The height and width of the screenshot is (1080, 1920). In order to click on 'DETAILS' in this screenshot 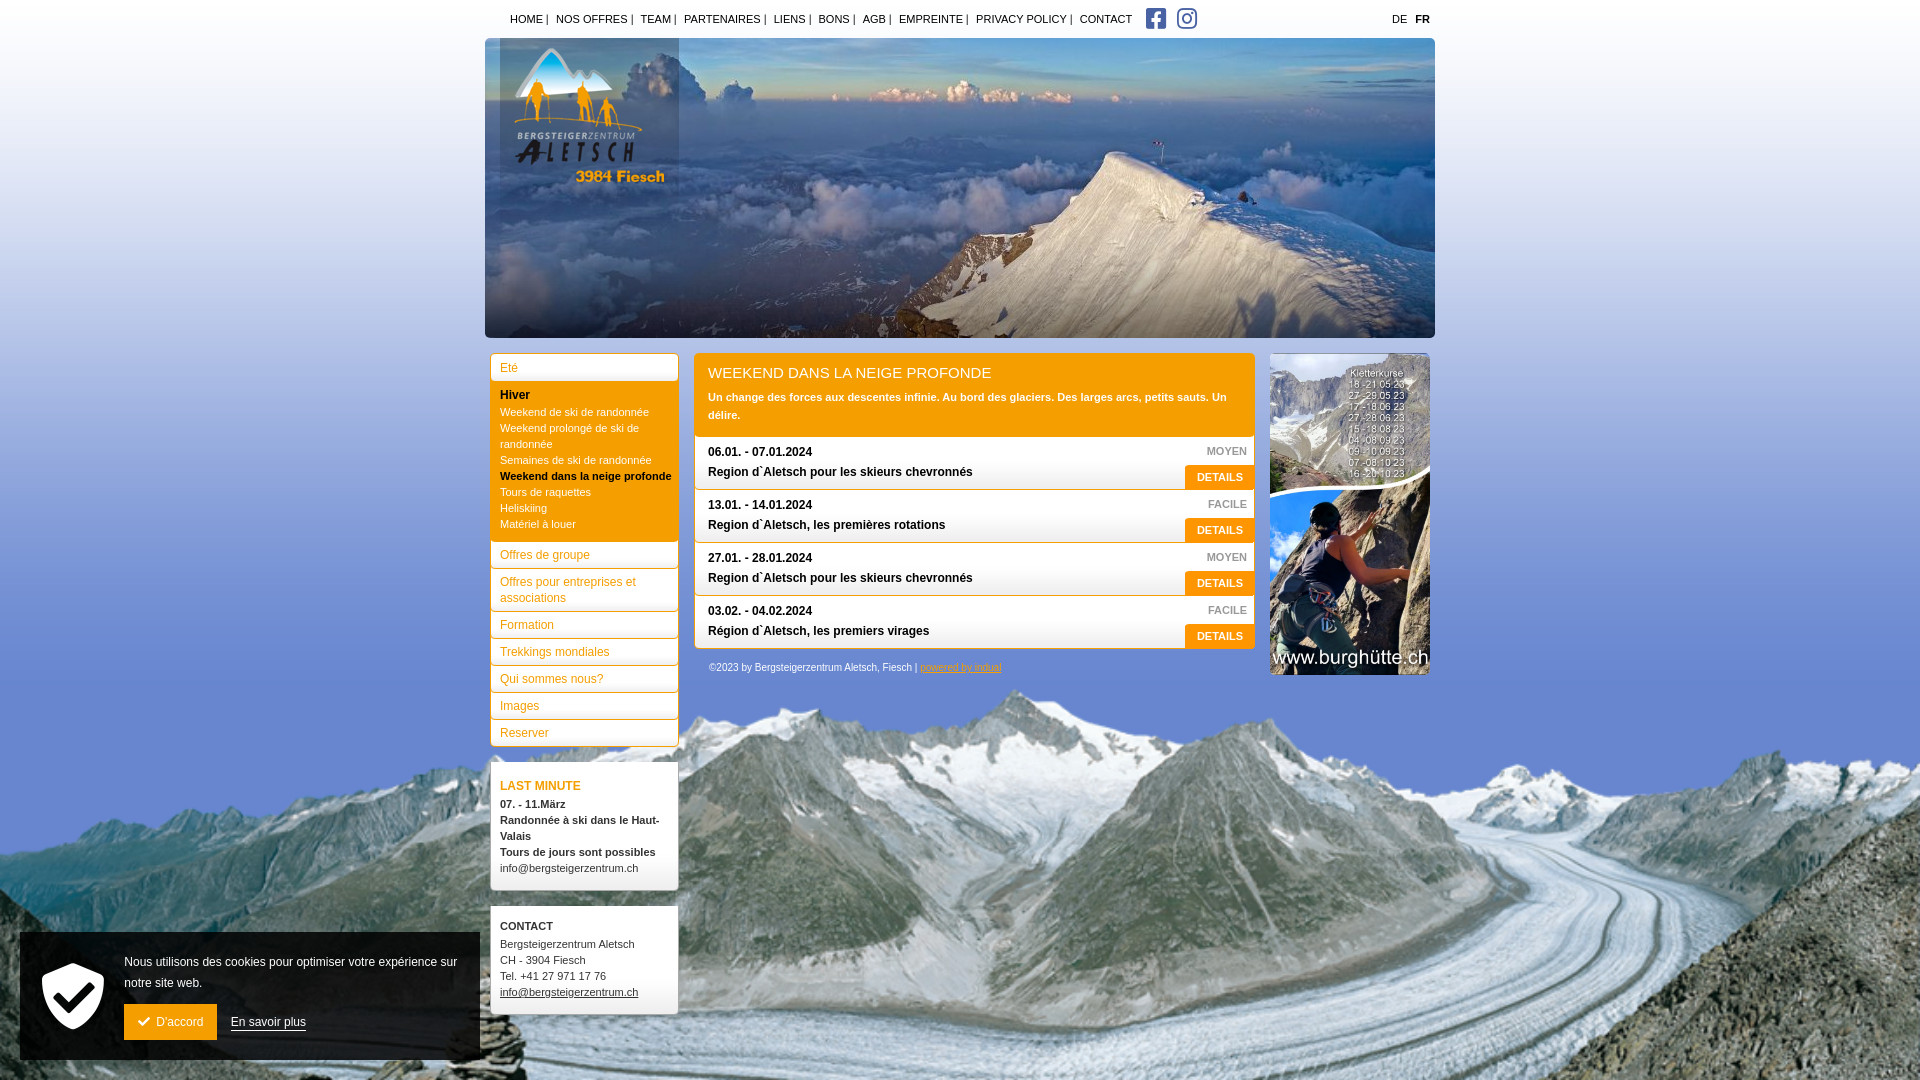, I will do `click(1218, 477)`.